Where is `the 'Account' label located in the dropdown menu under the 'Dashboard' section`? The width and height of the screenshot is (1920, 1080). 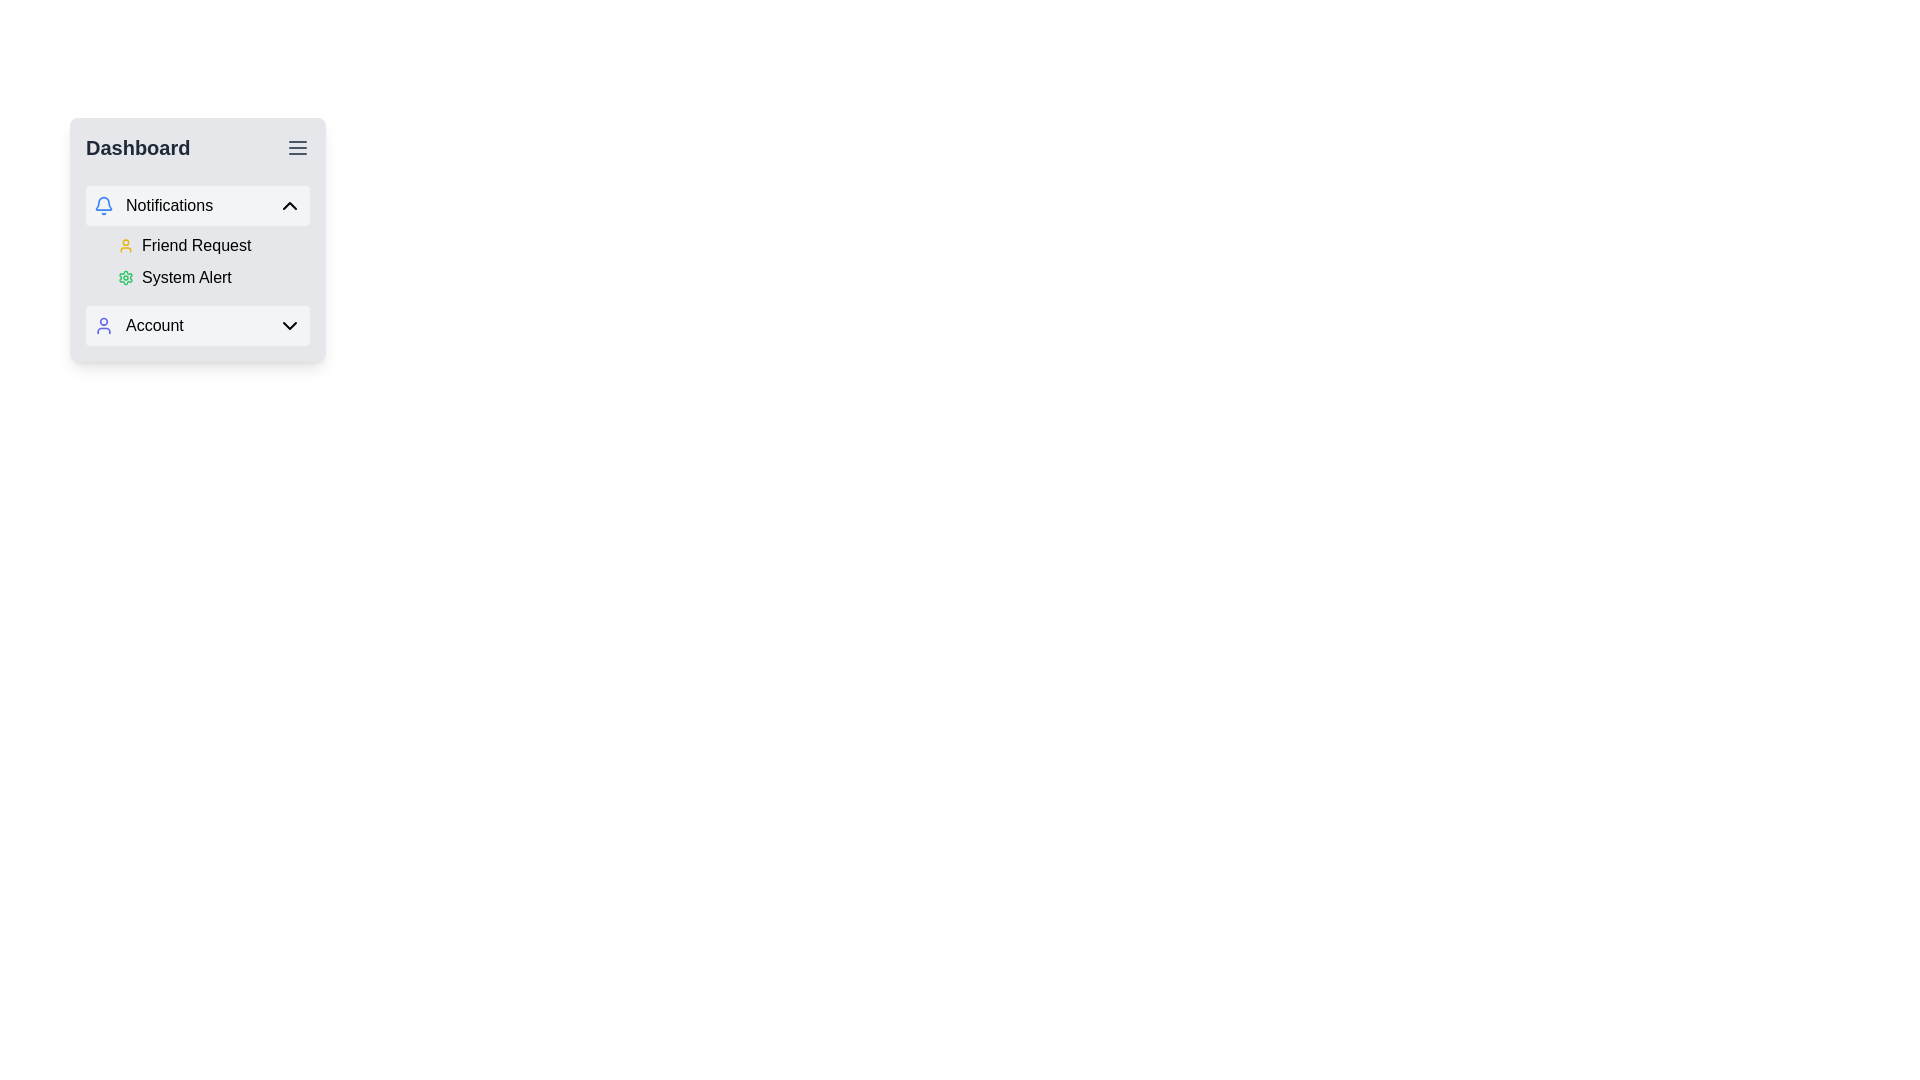 the 'Account' label located in the dropdown menu under the 'Dashboard' section is located at coordinates (137, 325).